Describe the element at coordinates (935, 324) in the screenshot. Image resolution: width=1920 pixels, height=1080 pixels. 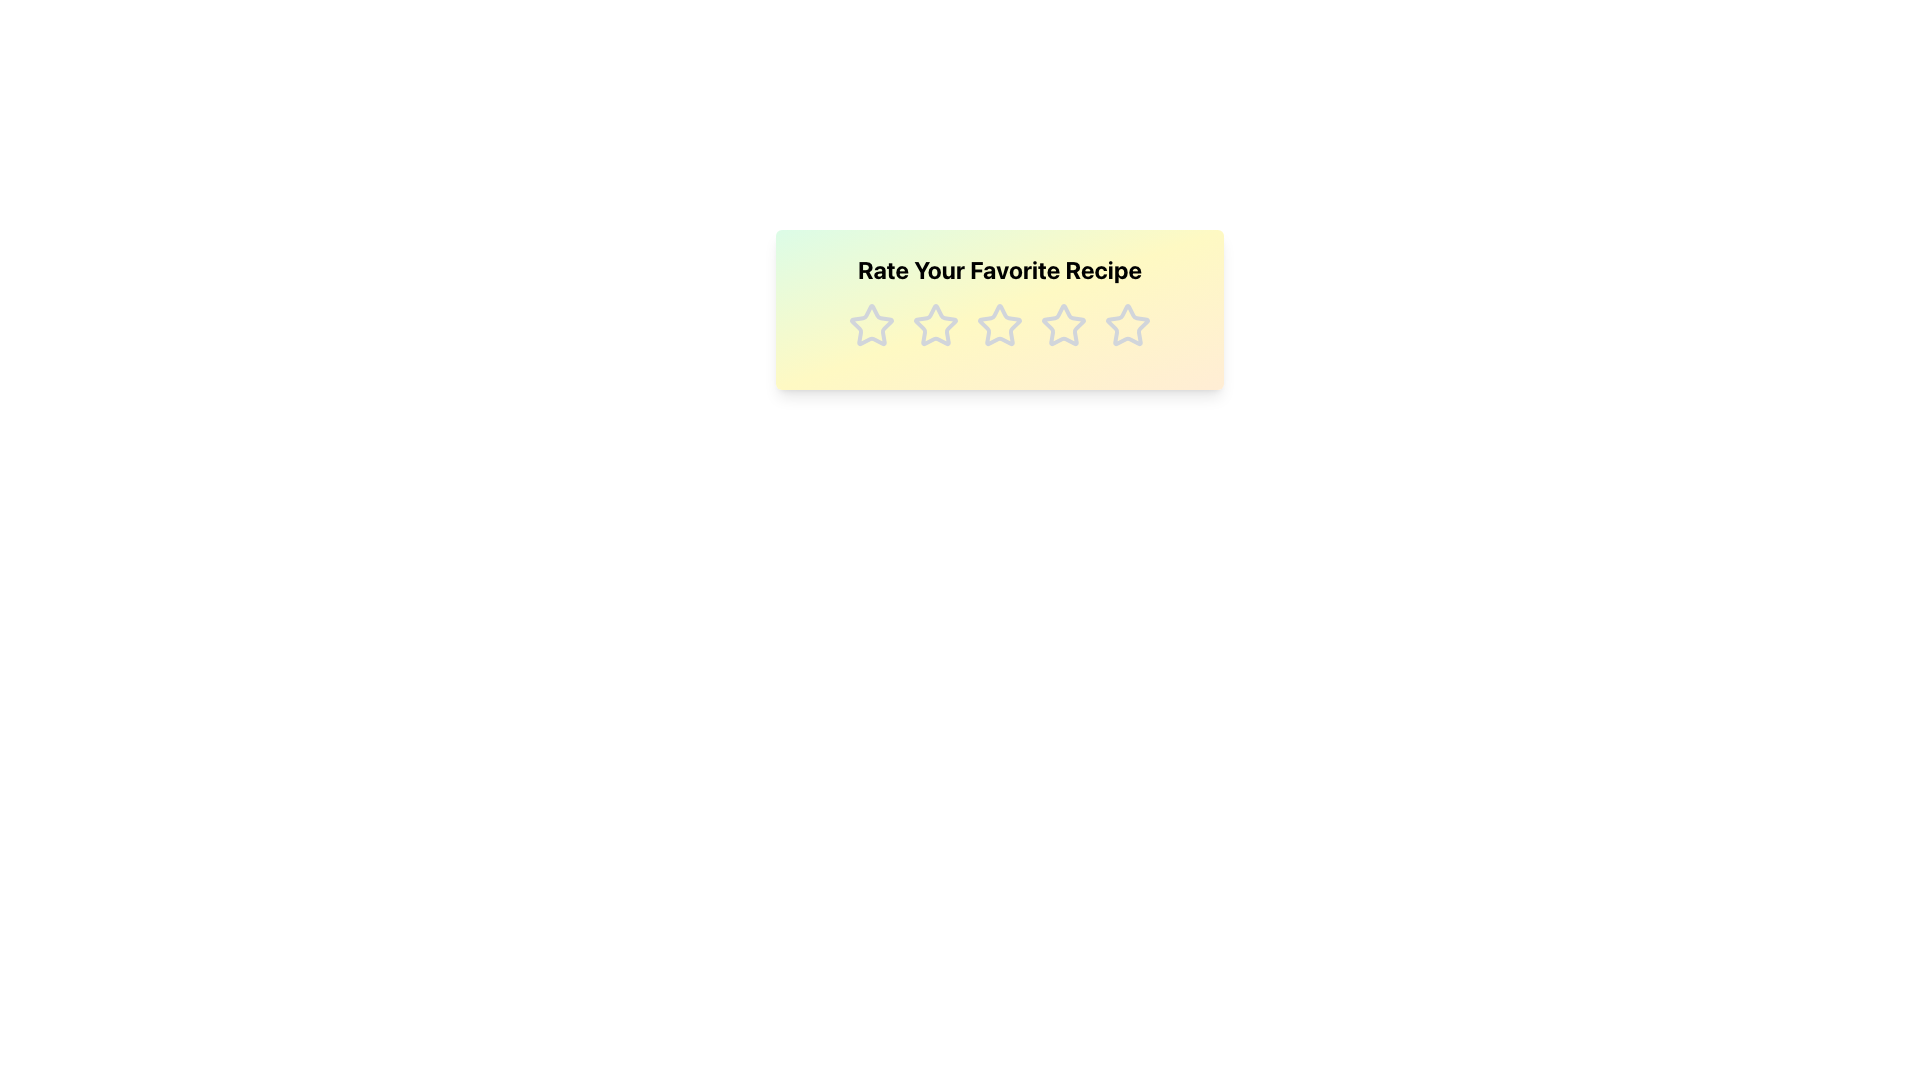
I see `the second star icon in the rating component, which is styled in neutral gray and located below the text 'Rate Your Favorite Recipe'` at that location.